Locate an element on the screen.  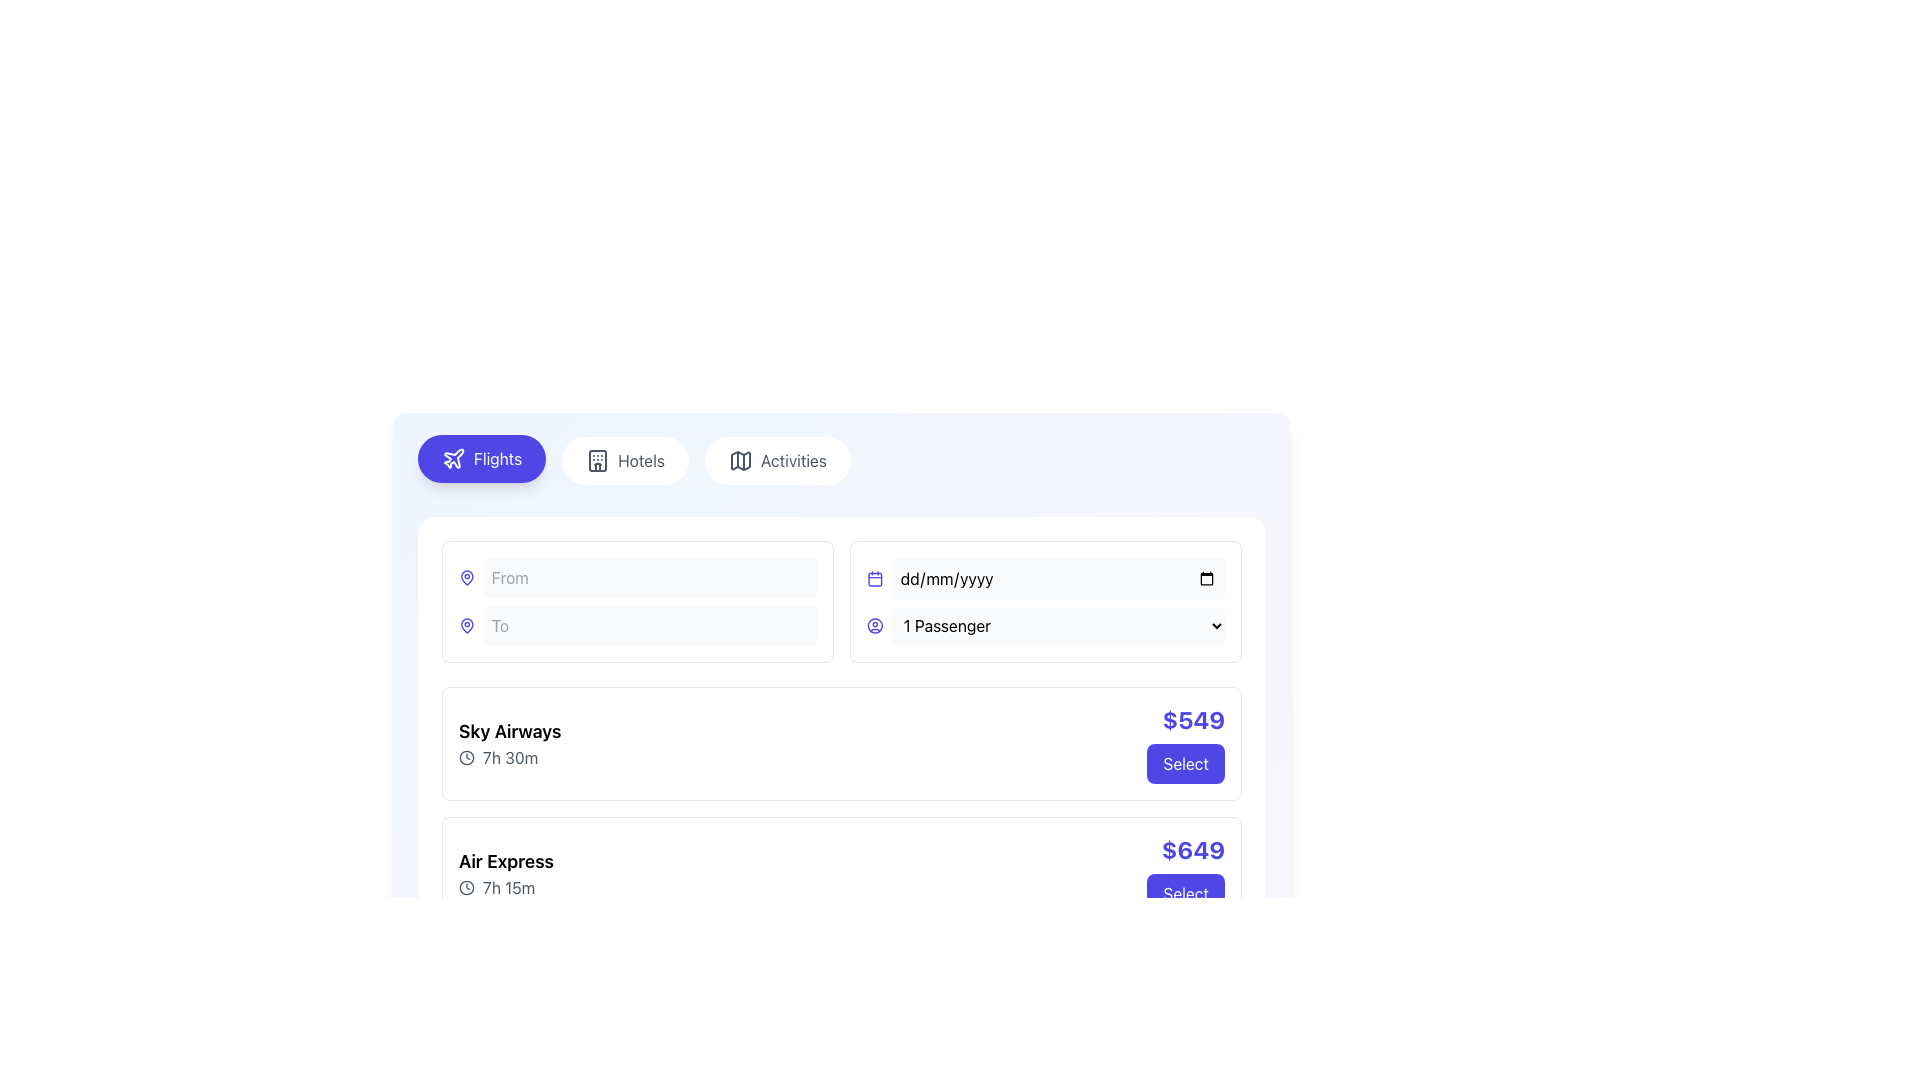
the text within the input field group that includes a blue pin icon and a placeholder indicating 'From', located above the 'To' input field is located at coordinates (637, 578).